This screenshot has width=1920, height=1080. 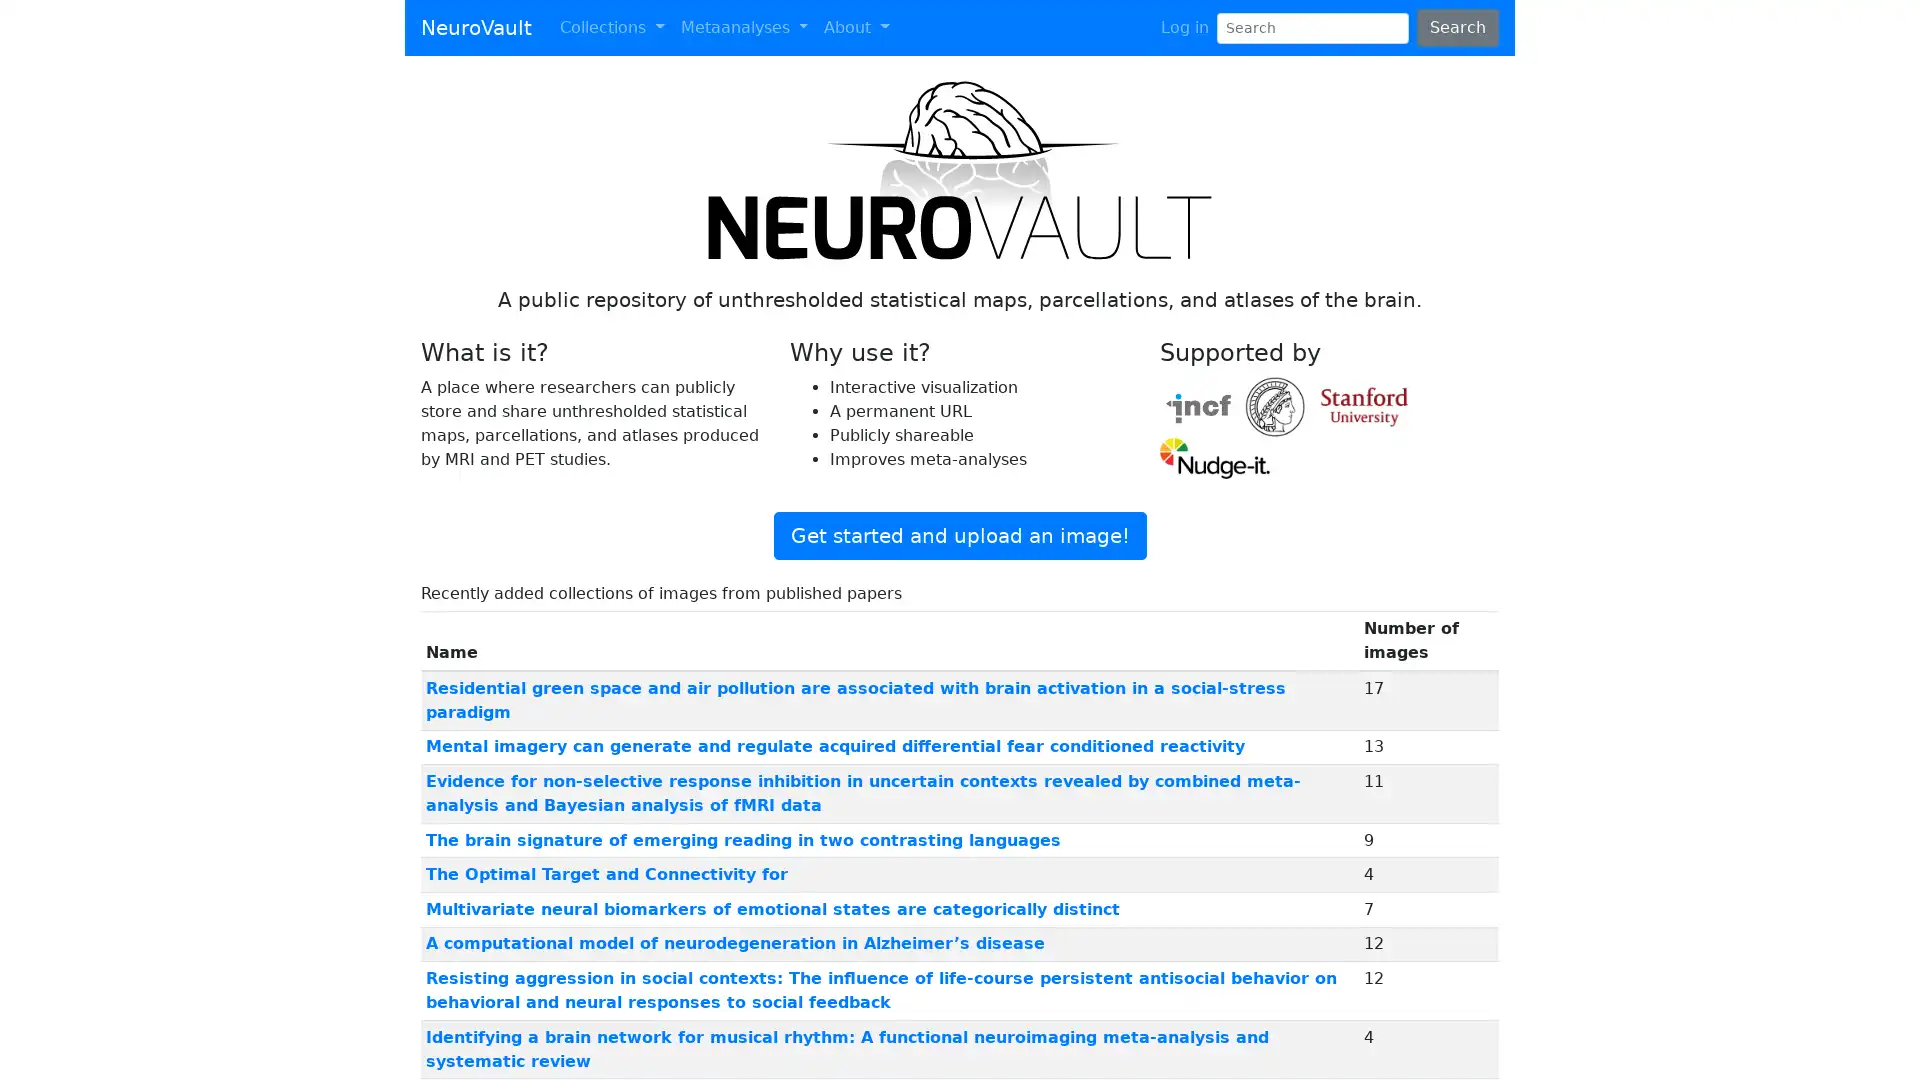 I want to click on Search, so click(x=1457, y=27).